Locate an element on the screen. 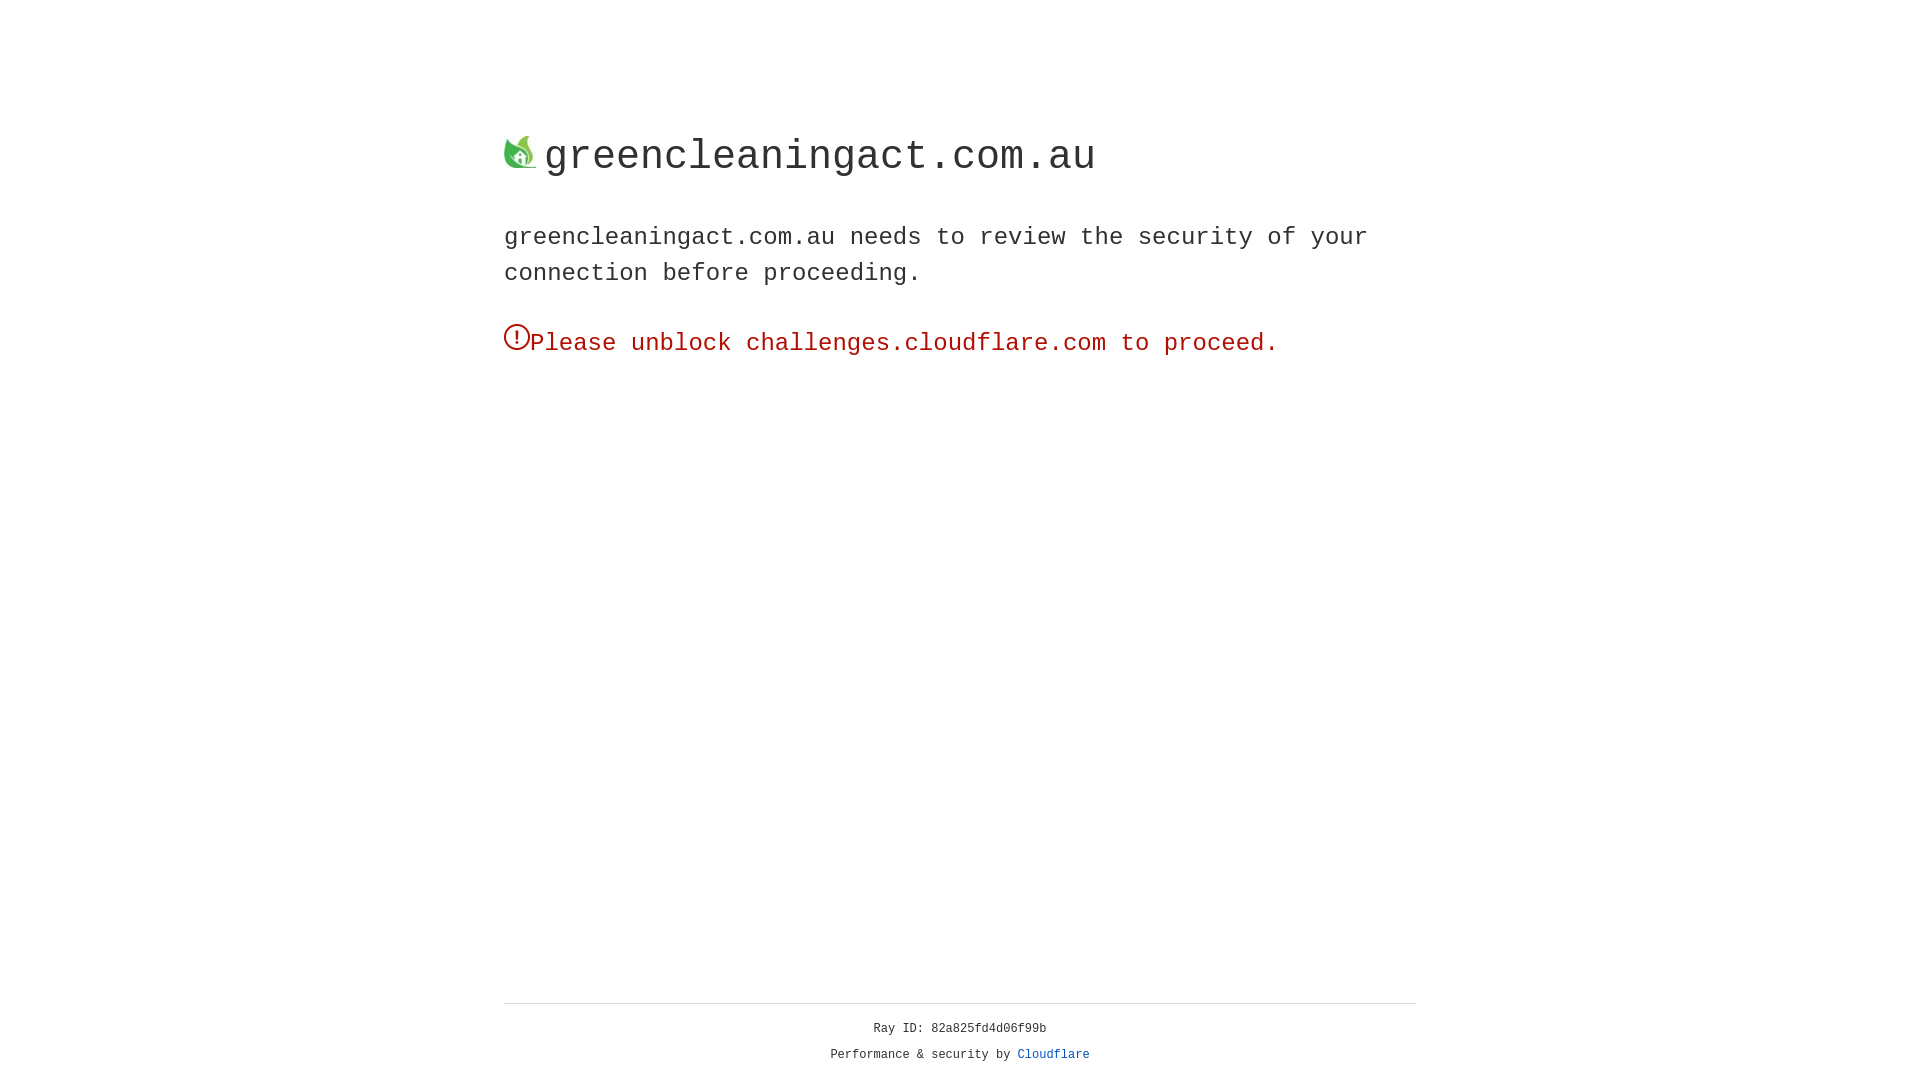  'Cloudflare' is located at coordinates (1053, 1054).